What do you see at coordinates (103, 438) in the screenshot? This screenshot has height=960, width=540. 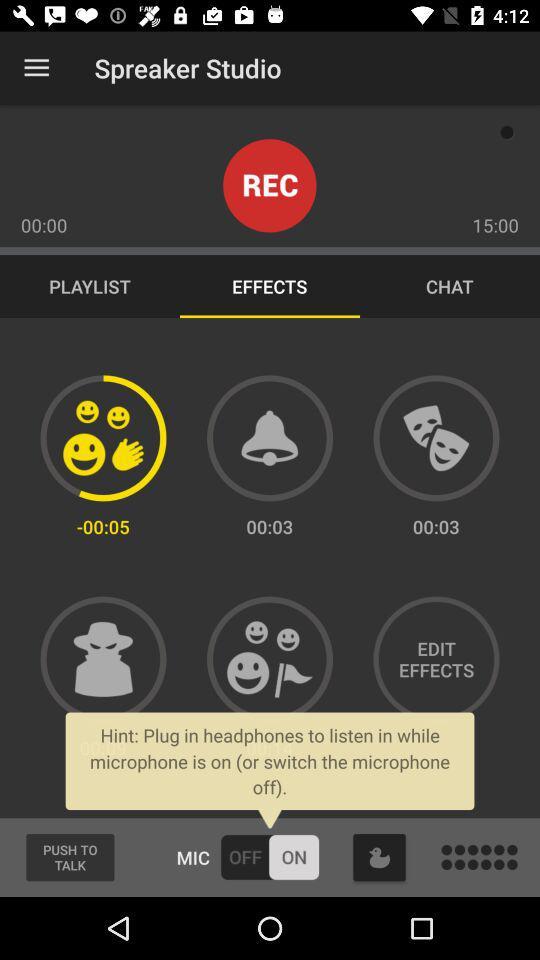 I see `change effect in app` at bounding box center [103, 438].